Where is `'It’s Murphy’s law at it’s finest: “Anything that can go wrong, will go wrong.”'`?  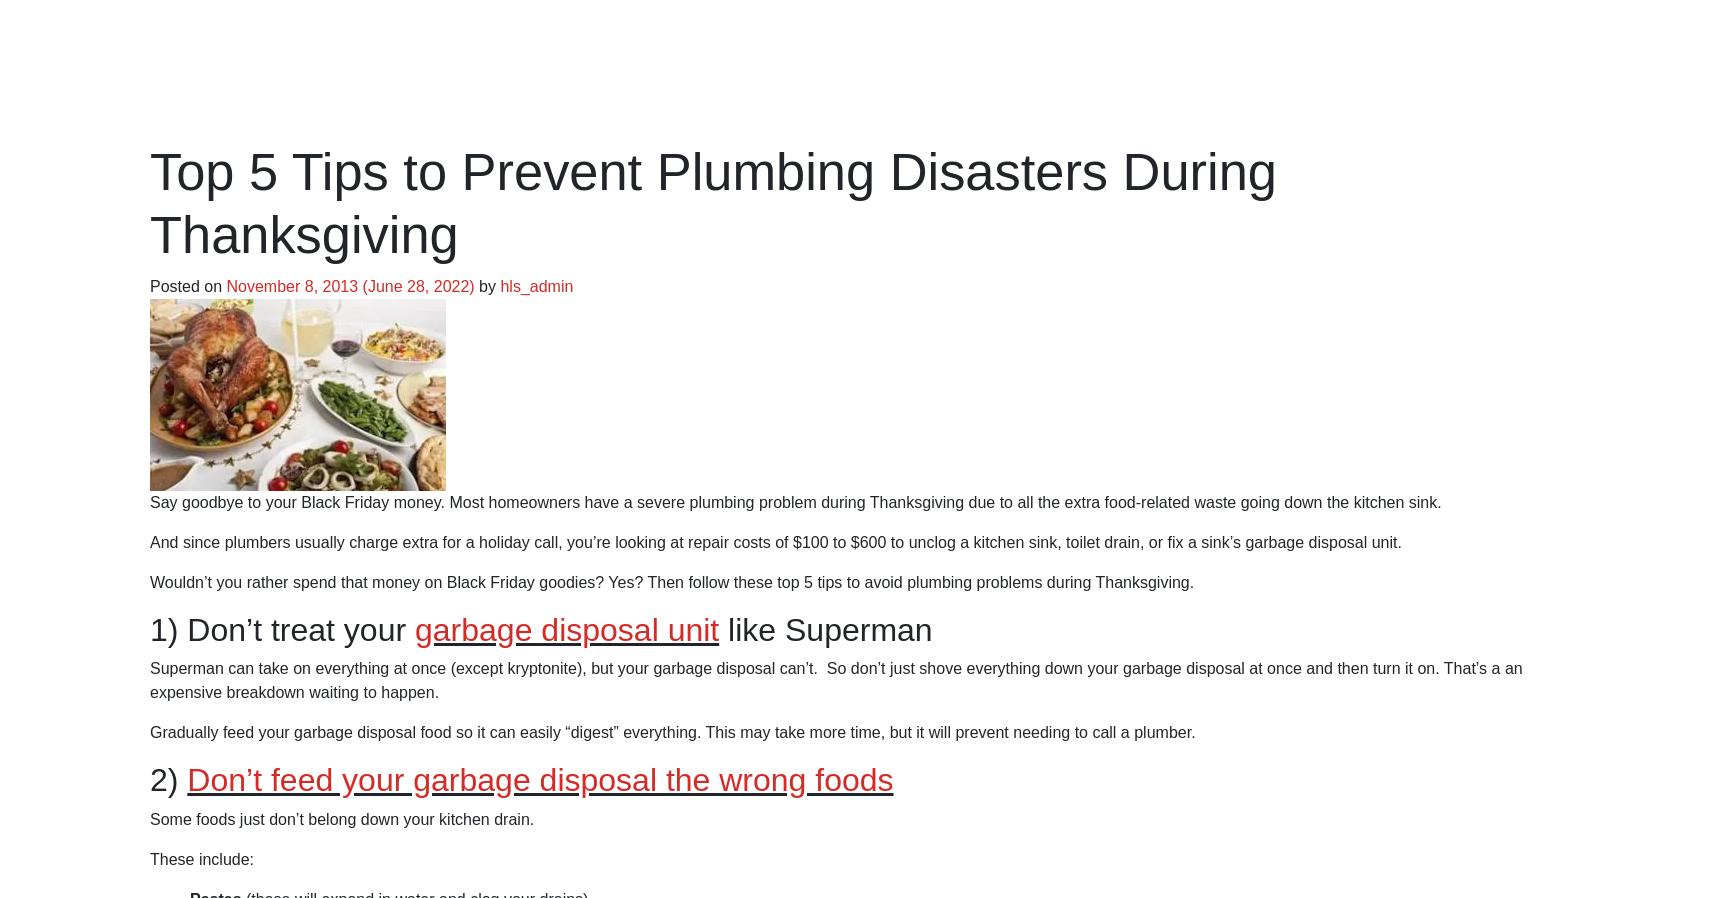 'It’s Murphy’s law at it’s finest: “Anything that can go wrong, will go wrong.”' is located at coordinates (410, 335).